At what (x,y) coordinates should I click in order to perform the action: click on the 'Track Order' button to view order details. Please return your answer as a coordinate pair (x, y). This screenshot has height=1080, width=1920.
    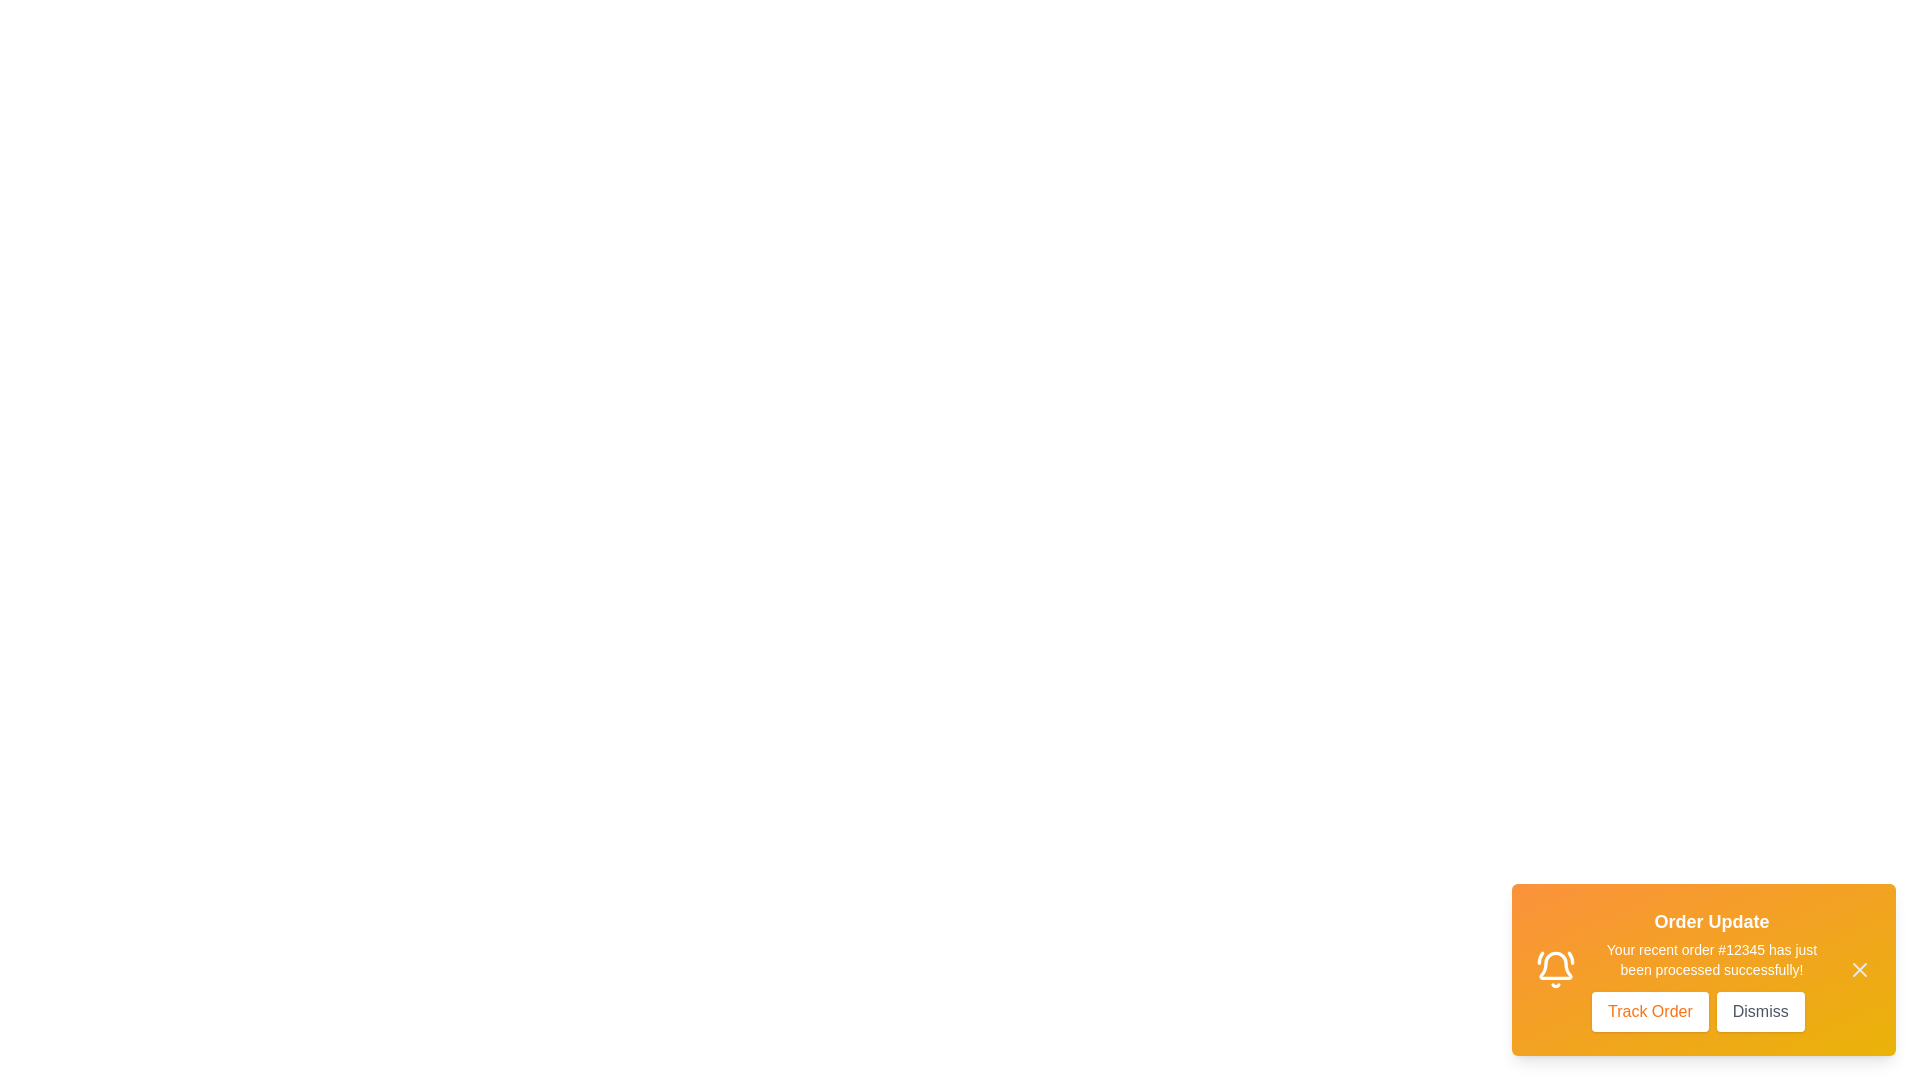
    Looking at the image, I should click on (1650, 1011).